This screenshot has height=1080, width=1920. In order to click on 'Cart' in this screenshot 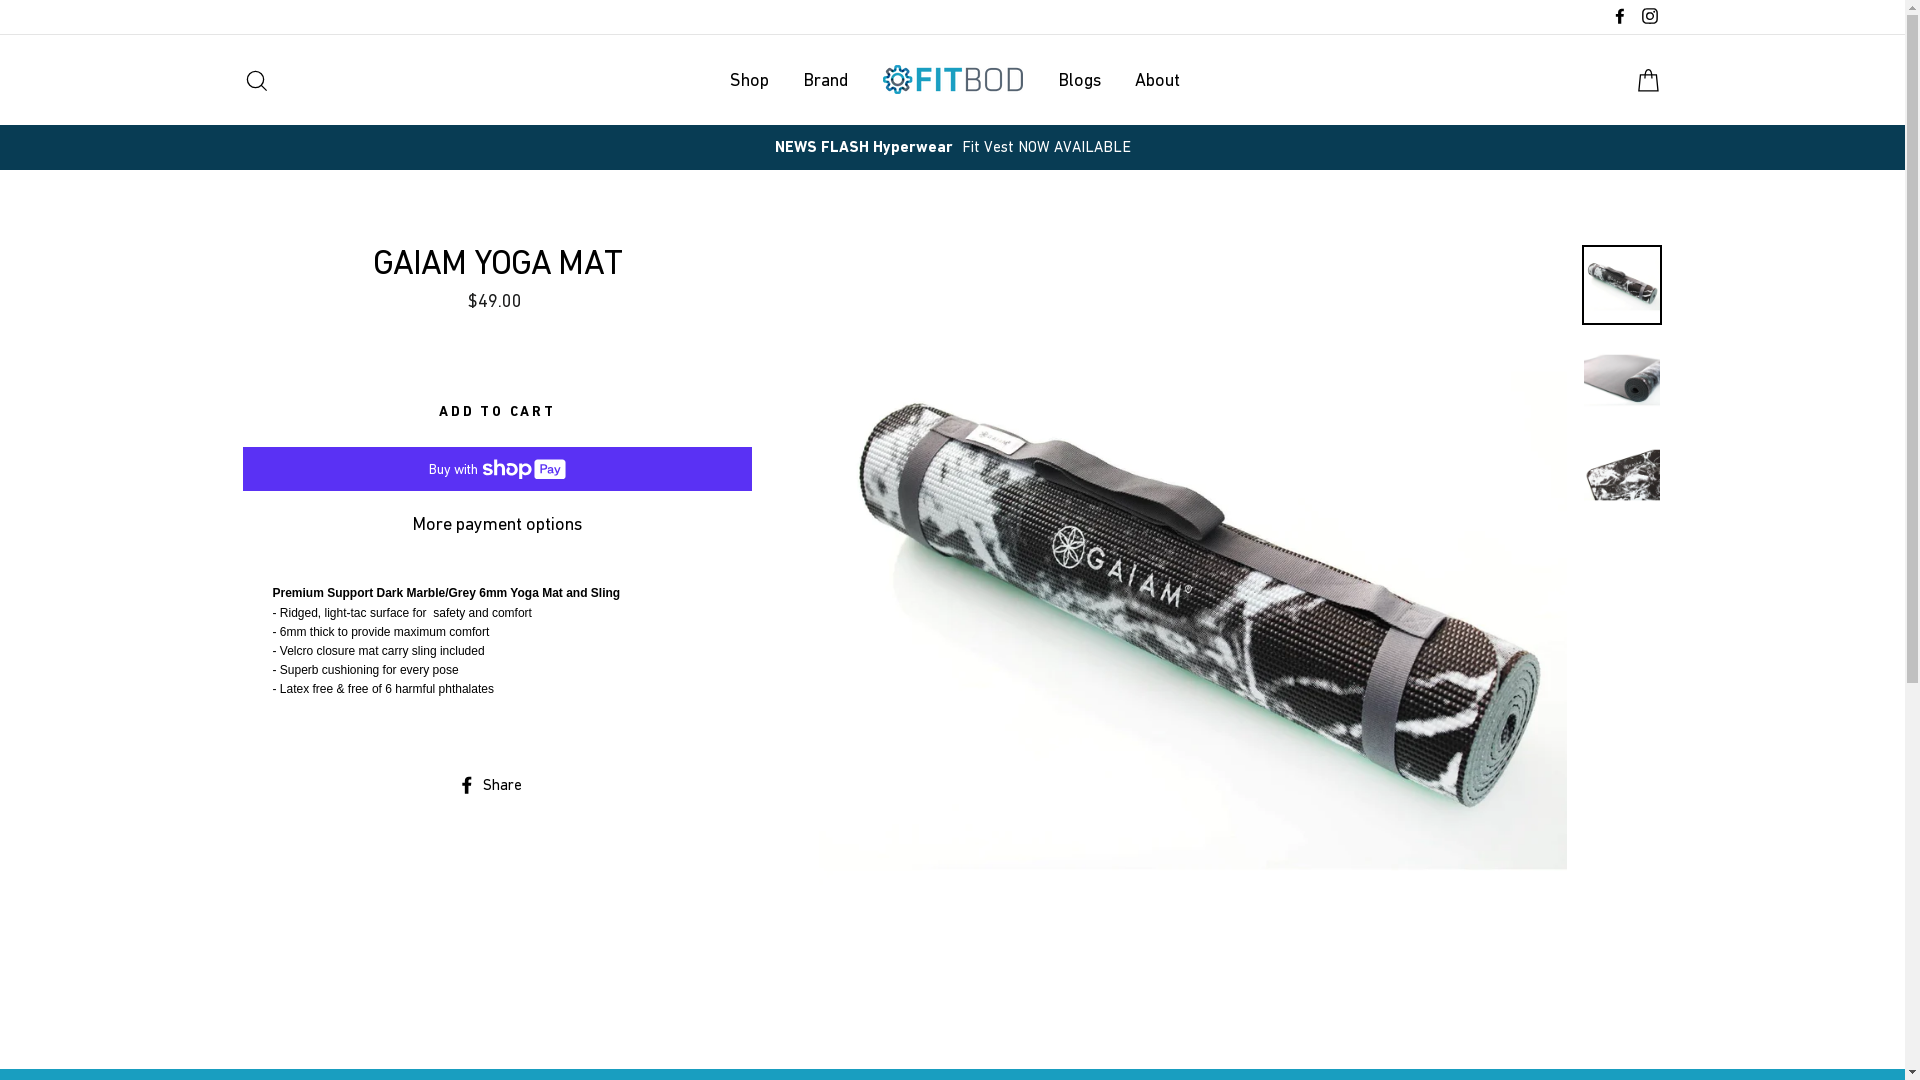, I will do `click(1647, 79)`.